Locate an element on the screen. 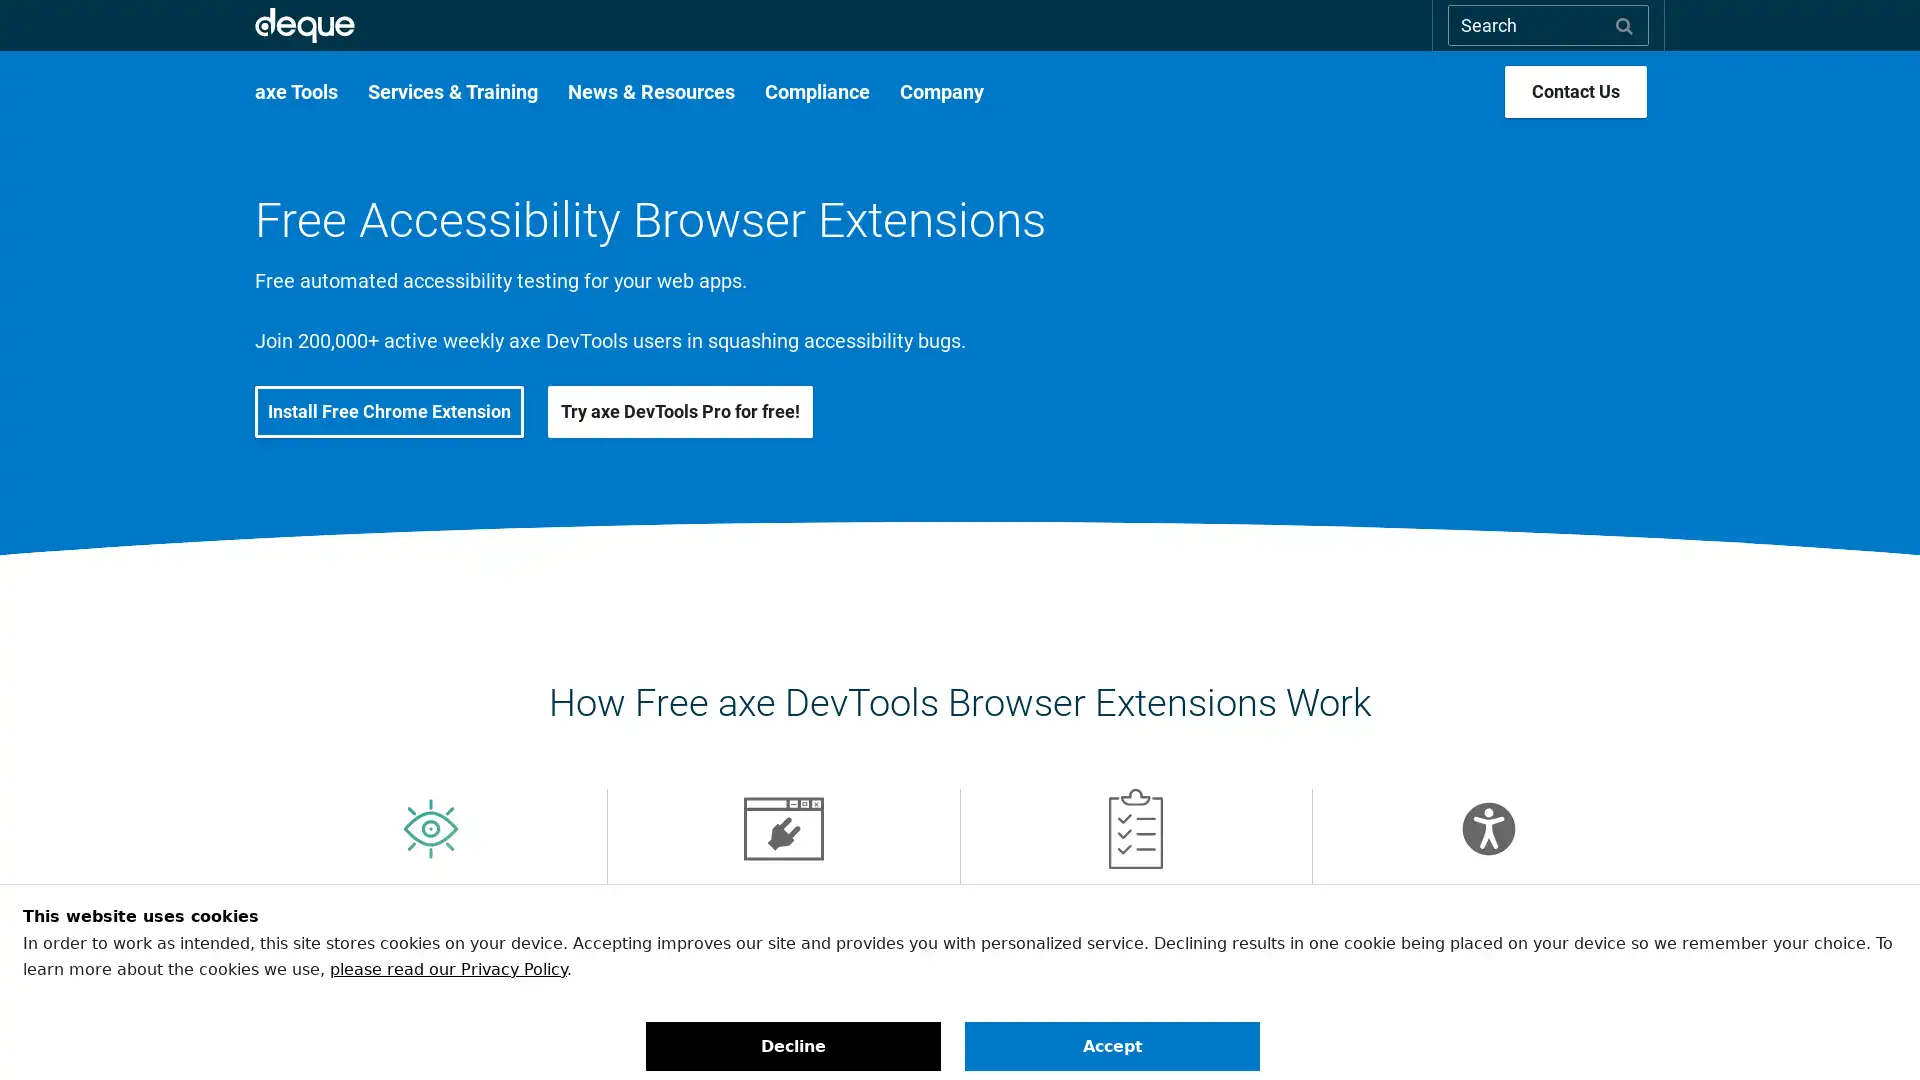 Image resolution: width=1920 pixels, height=1080 pixels. Submit is located at coordinates (1624, 24).